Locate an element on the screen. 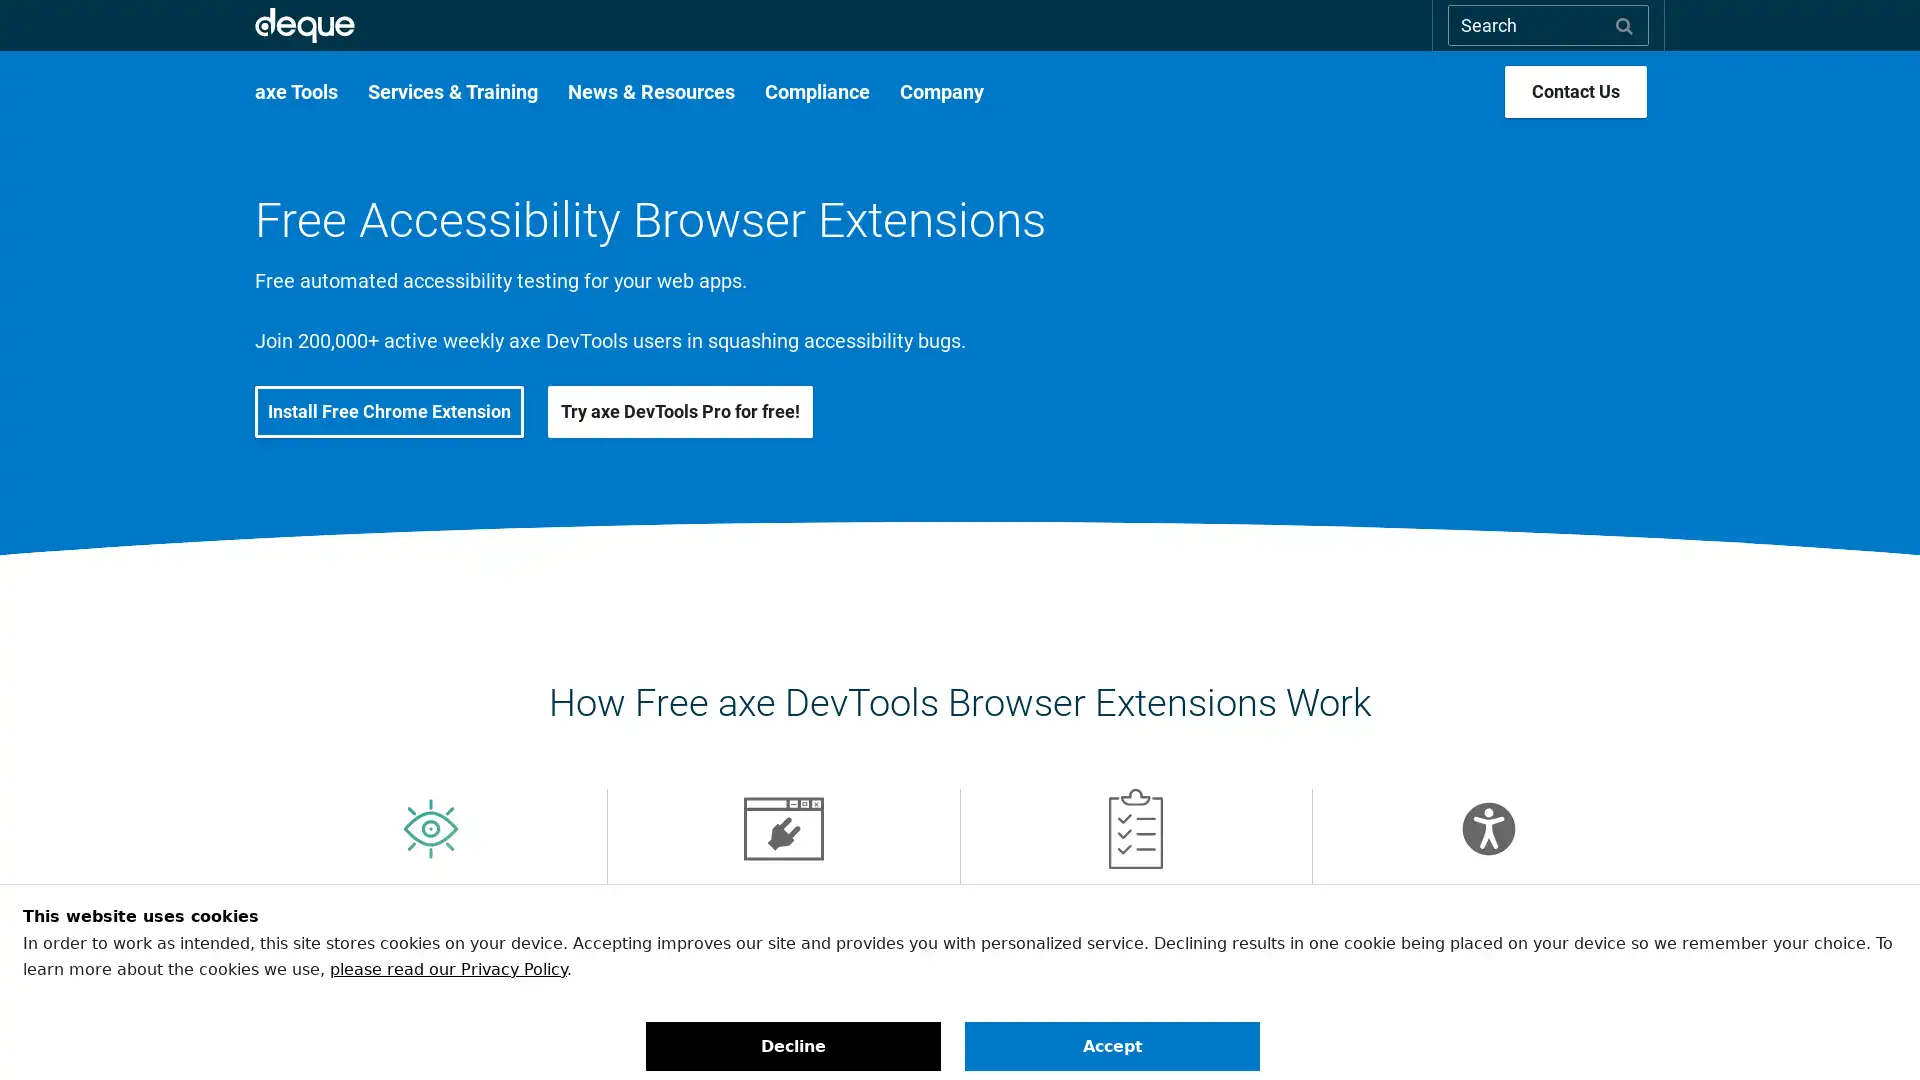 Image resolution: width=1920 pixels, height=1080 pixels. Submit is located at coordinates (1624, 24).